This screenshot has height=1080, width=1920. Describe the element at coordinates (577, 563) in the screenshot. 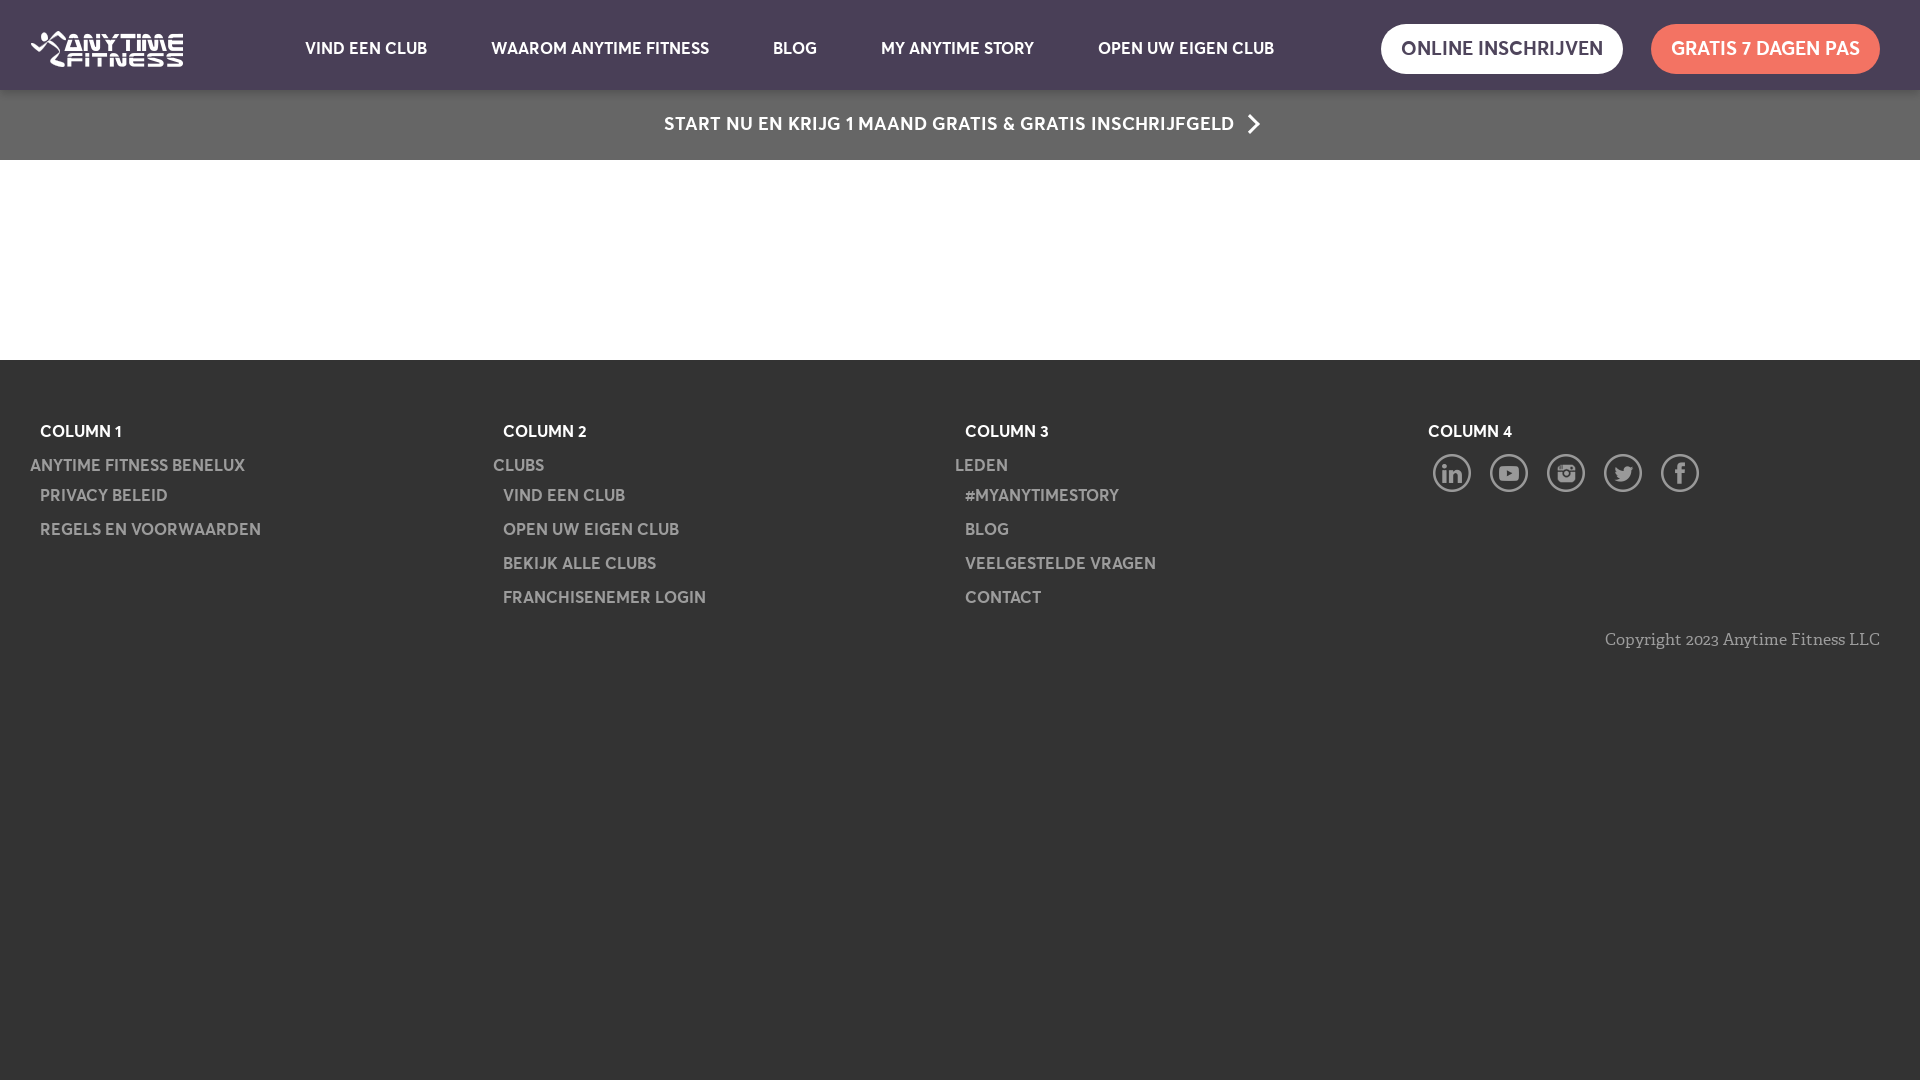

I see `'BEKIJK ALLE CLUBS'` at that location.